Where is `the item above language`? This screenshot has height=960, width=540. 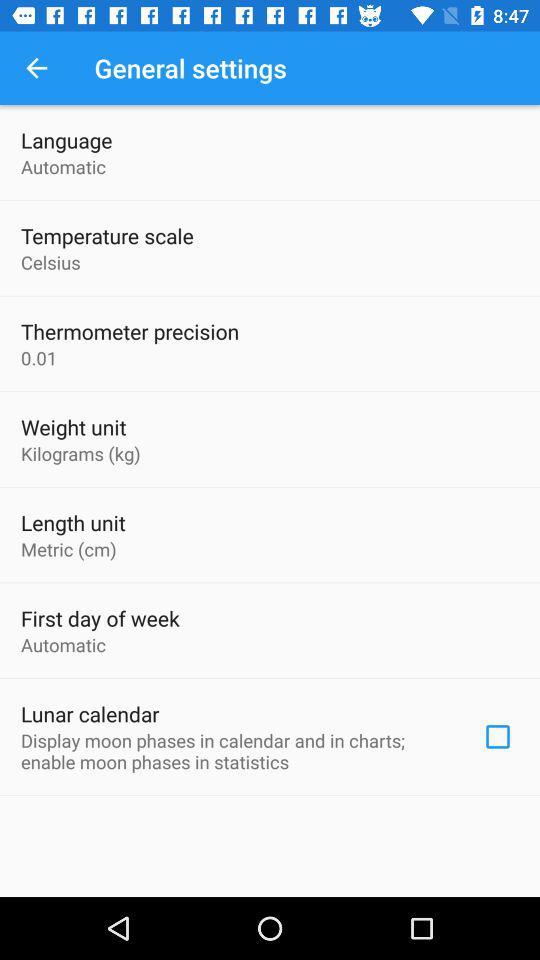
the item above language is located at coordinates (36, 68).